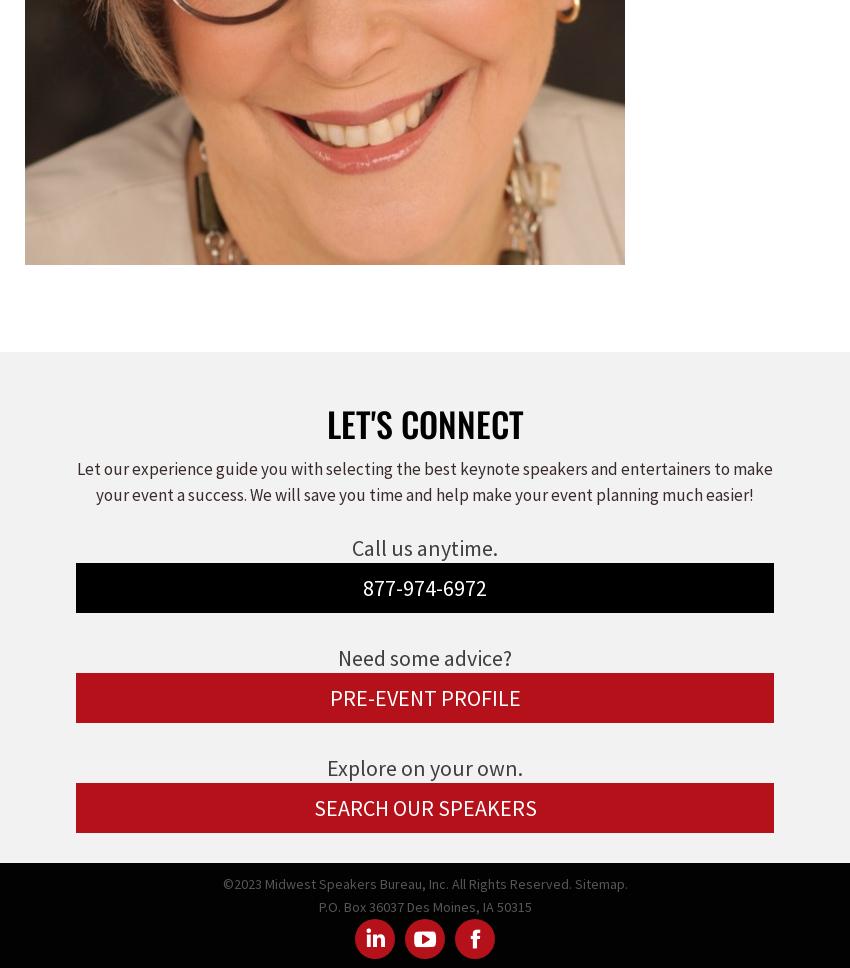 This screenshot has width=850, height=968. What do you see at coordinates (425, 658) in the screenshot?
I see `'Need some advice?'` at bounding box center [425, 658].